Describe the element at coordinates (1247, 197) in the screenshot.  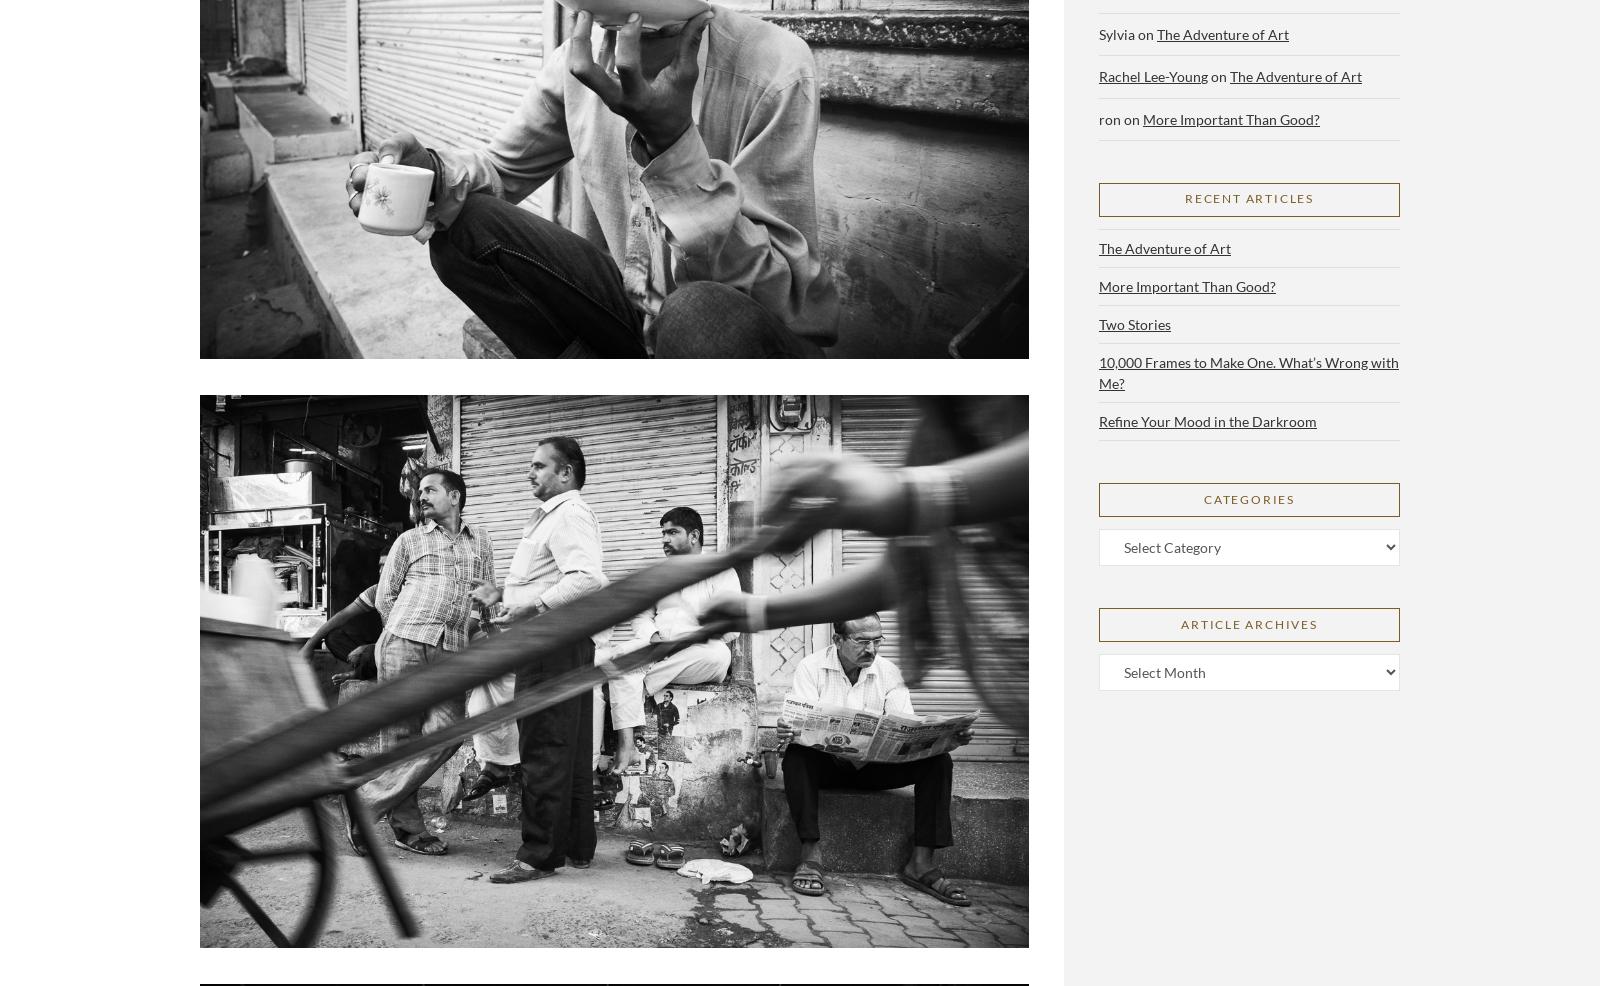
I see `'Recent Articles'` at that location.